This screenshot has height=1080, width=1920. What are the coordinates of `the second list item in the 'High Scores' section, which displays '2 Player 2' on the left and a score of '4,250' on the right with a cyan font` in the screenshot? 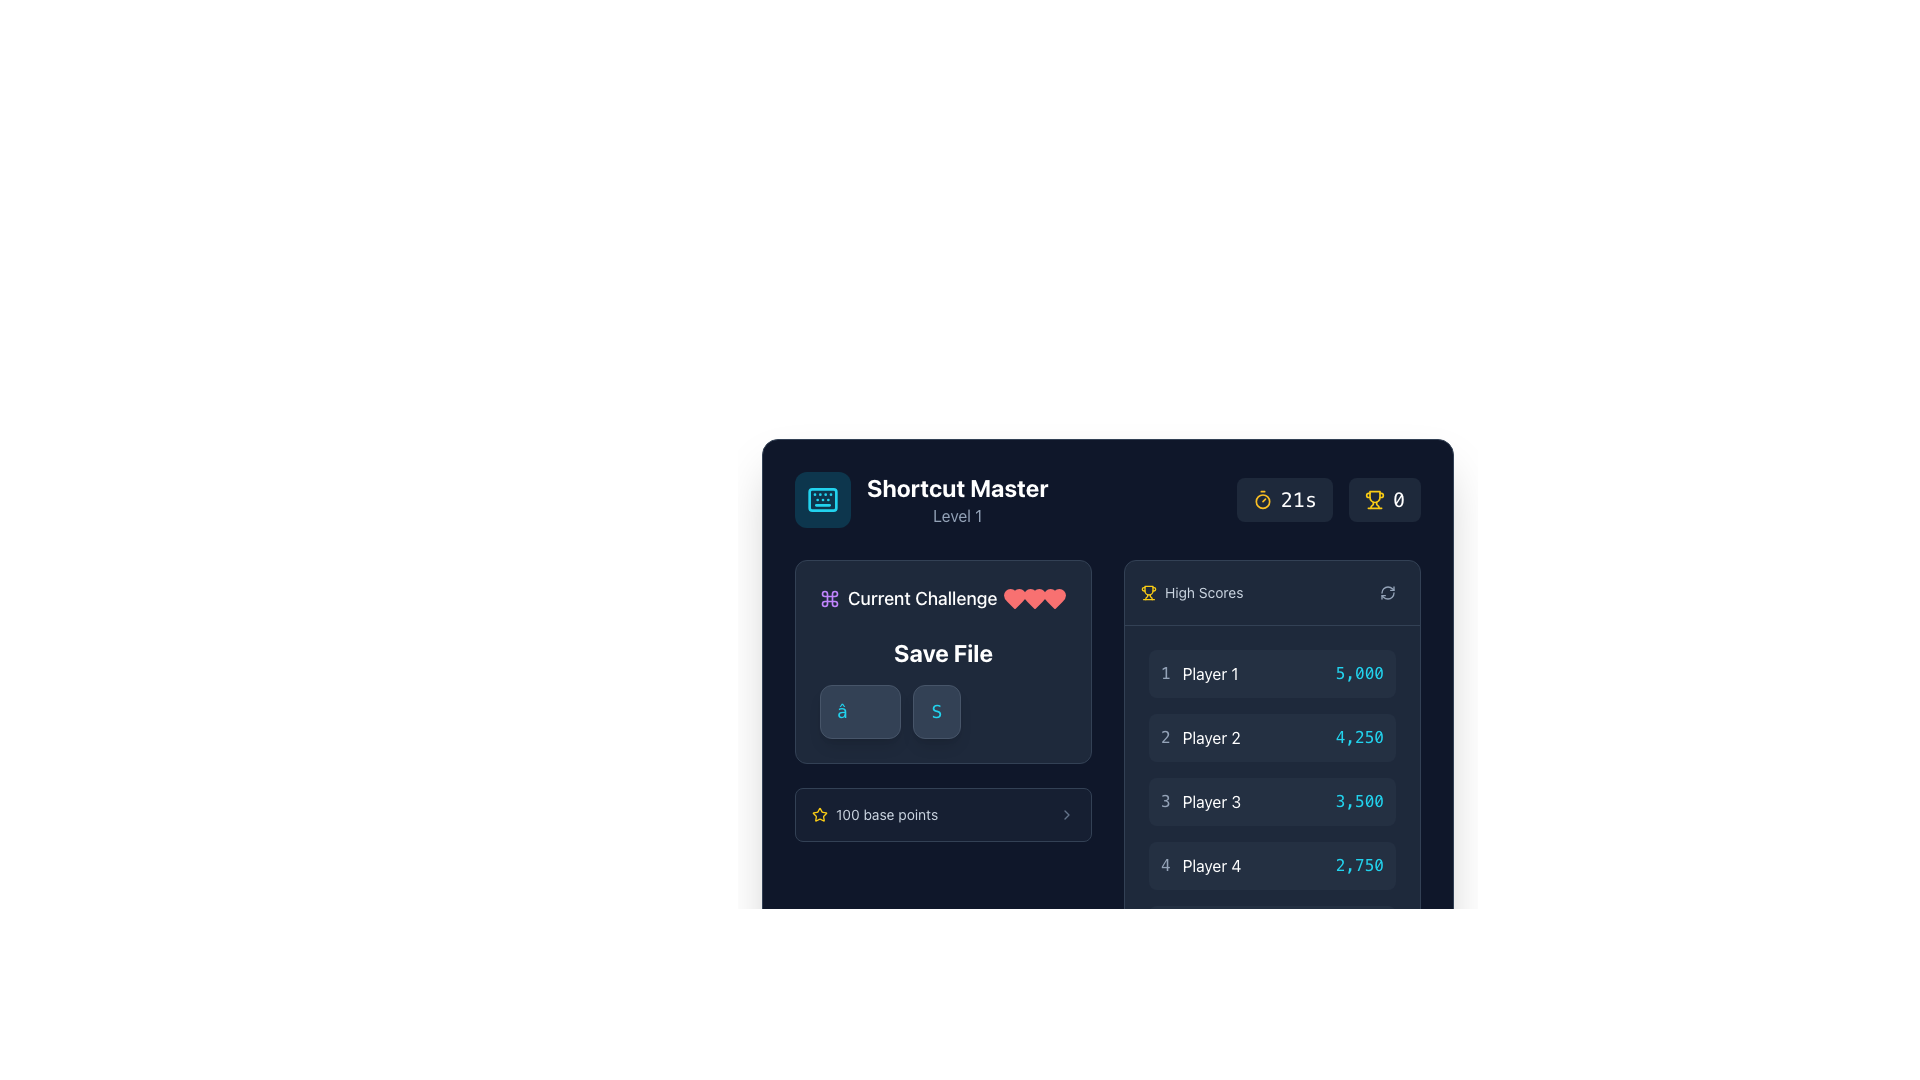 It's located at (1271, 737).